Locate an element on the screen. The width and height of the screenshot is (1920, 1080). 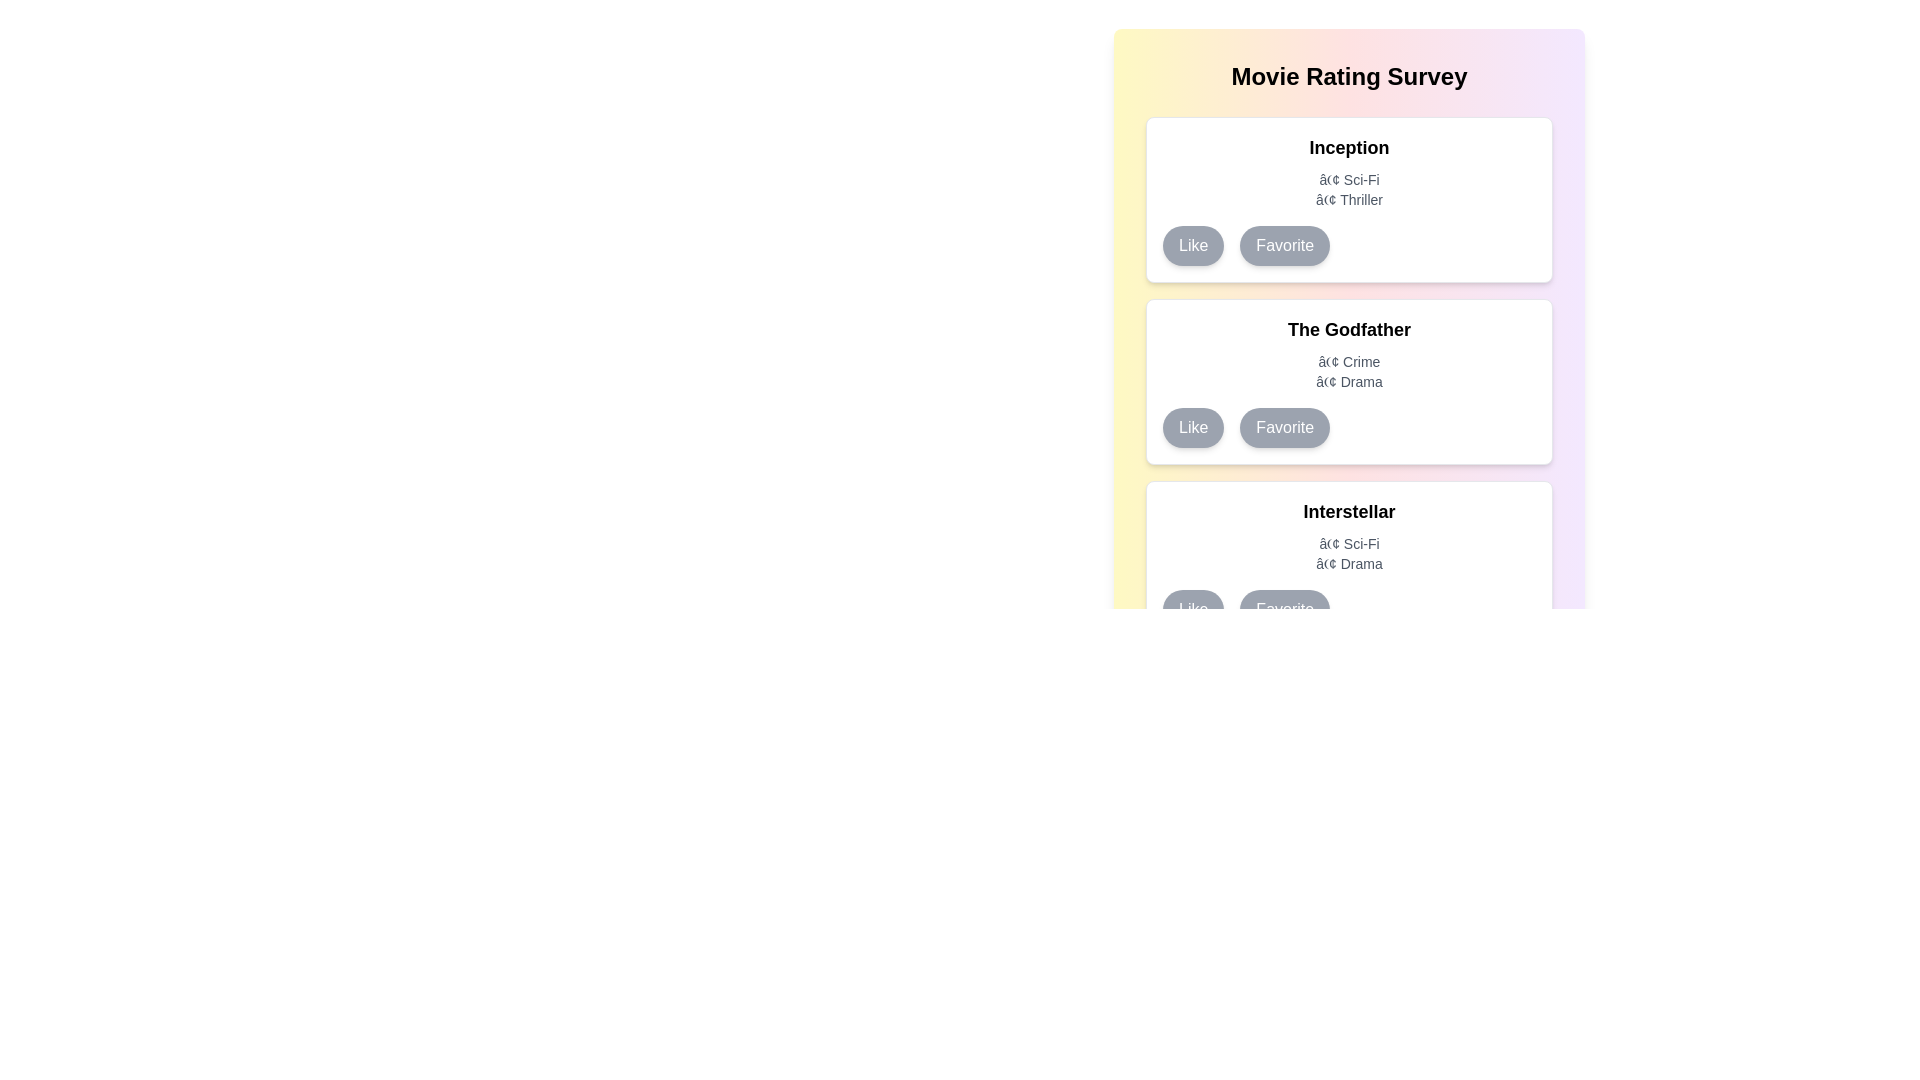
the text label 'â€¢ Sci-Fi' which is located under the 'Interstellar' movie title and styled with a smaller gray font is located at coordinates (1349, 543).